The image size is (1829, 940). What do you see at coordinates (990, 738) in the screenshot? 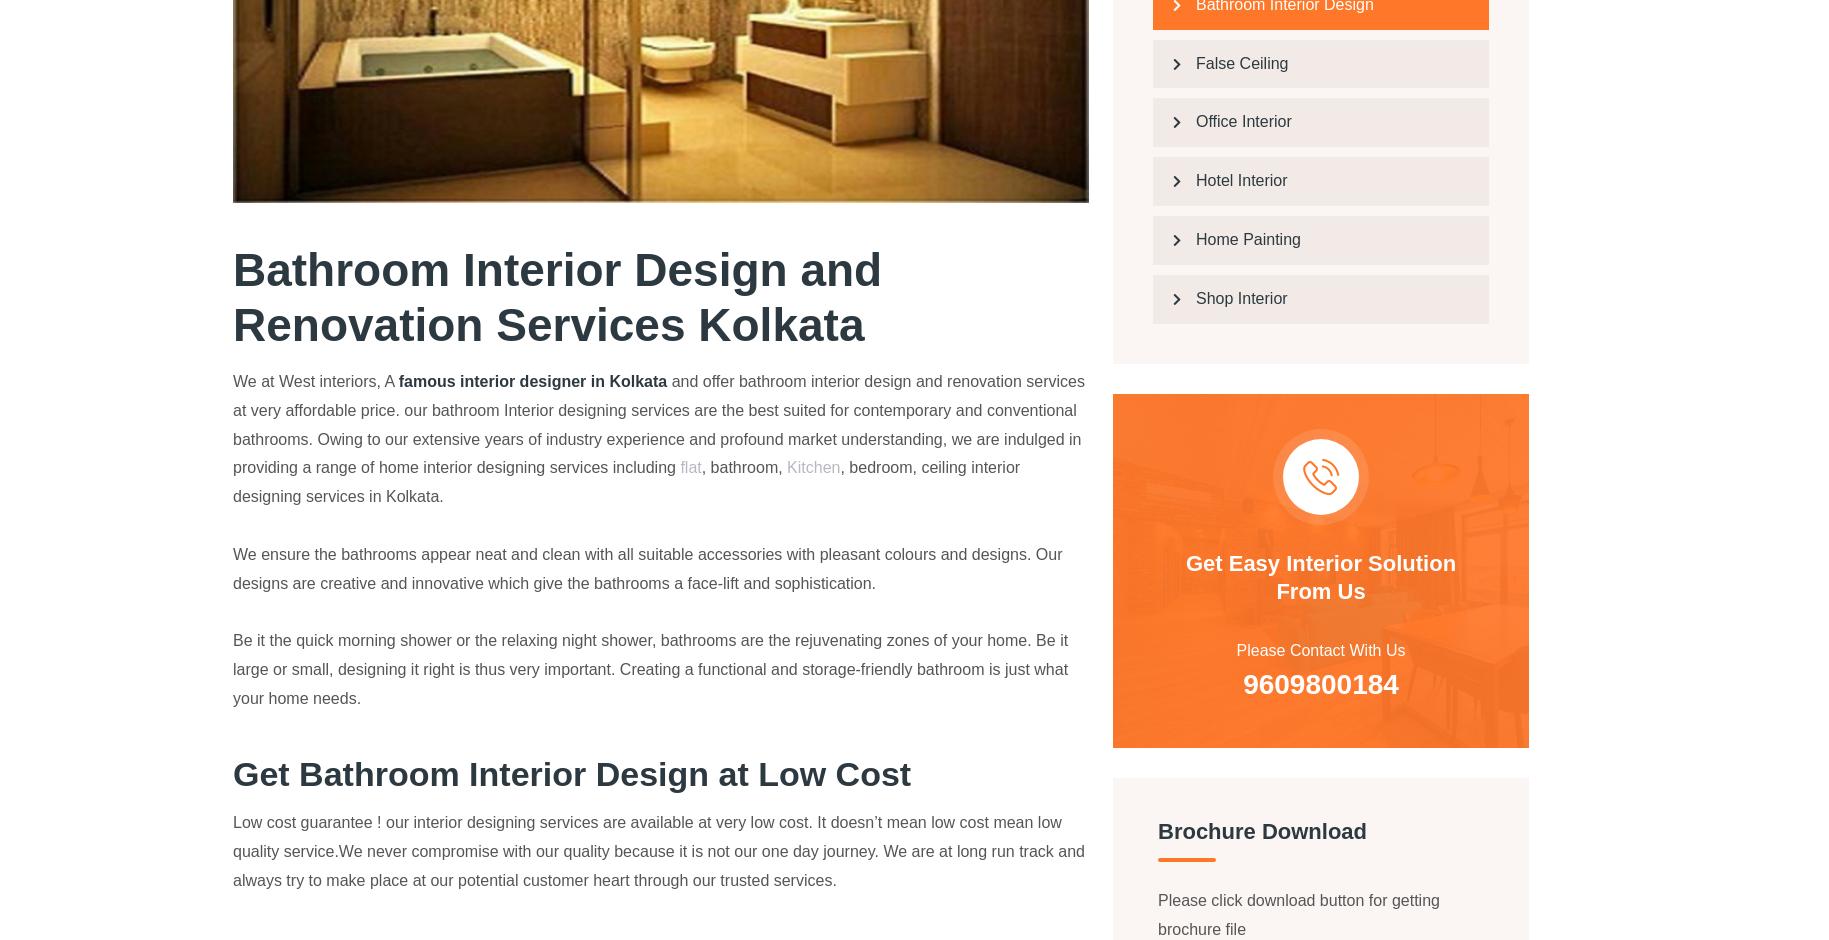
I see `'Flat Interior Design'` at bounding box center [990, 738].